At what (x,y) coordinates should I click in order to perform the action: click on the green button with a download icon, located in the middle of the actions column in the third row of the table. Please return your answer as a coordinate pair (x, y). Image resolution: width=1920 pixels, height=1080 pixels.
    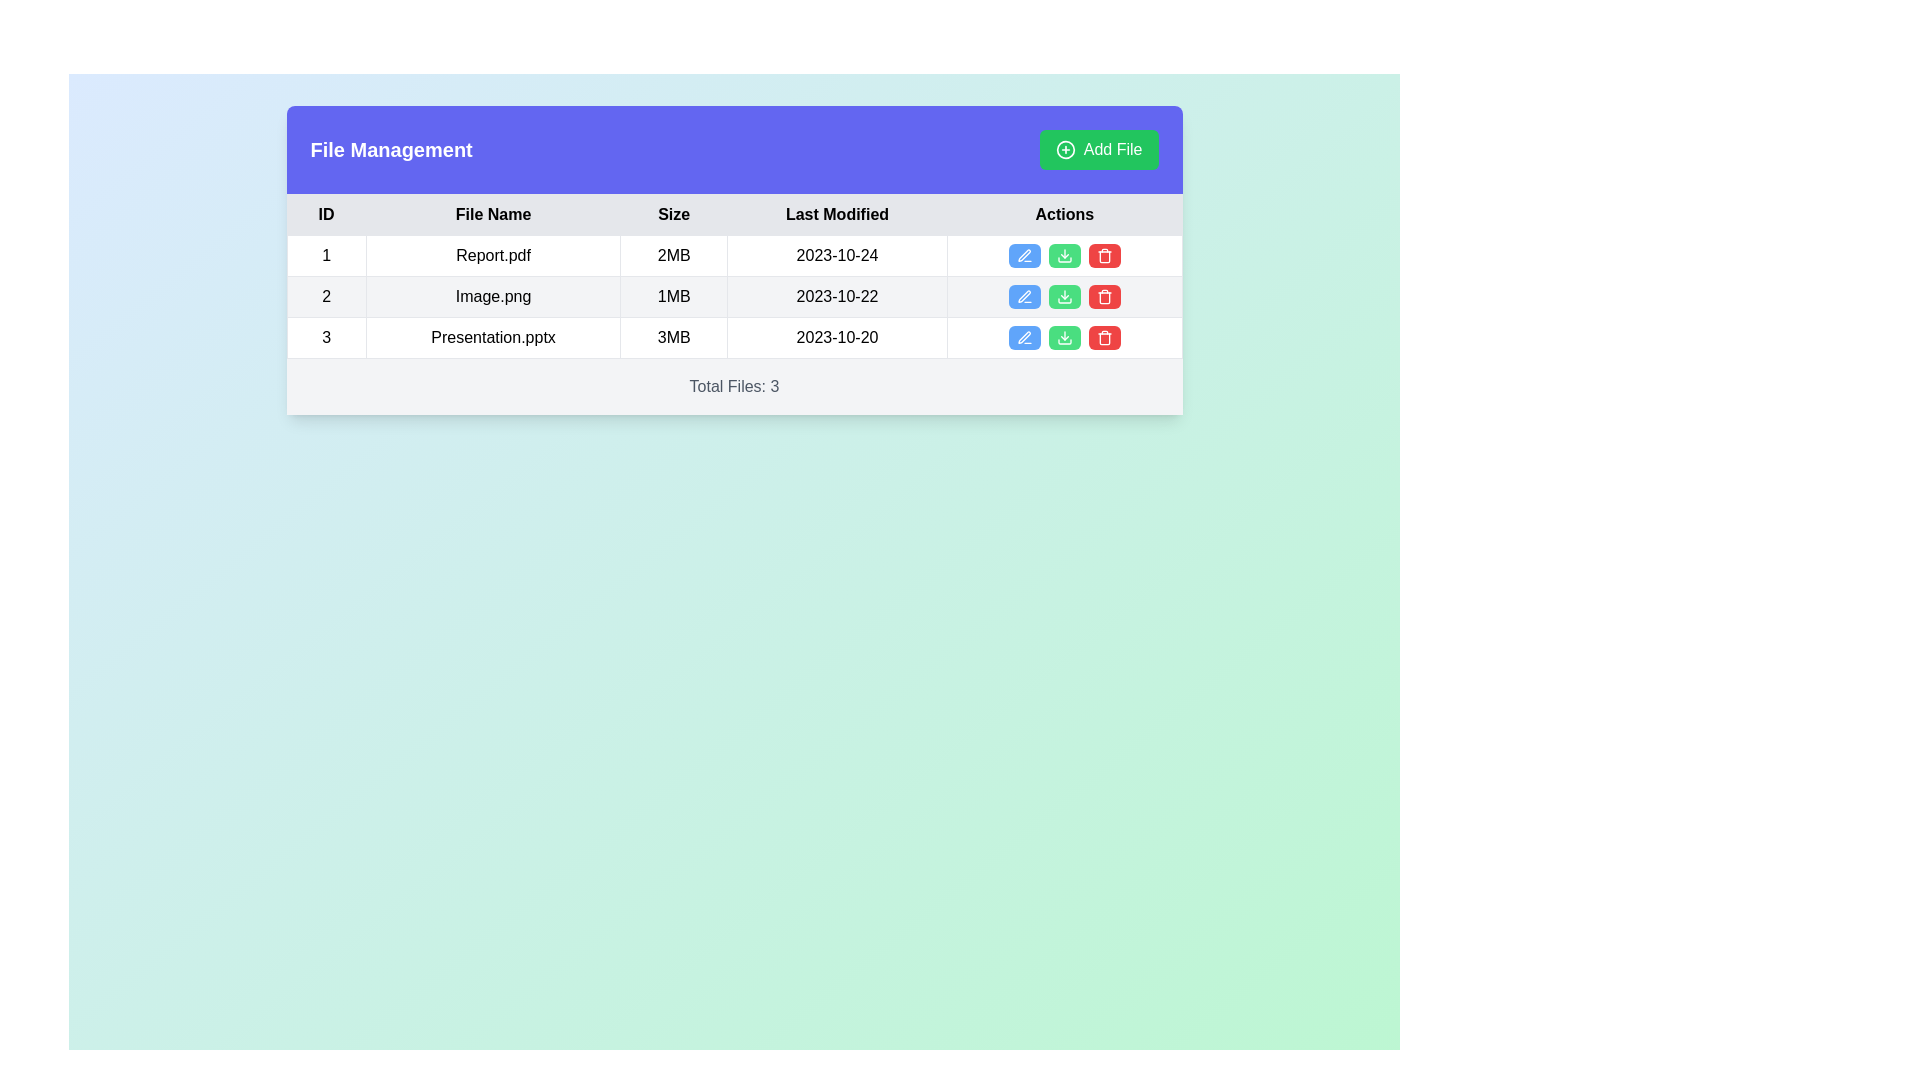
    Looking at the image, I should click on (1063, 337).